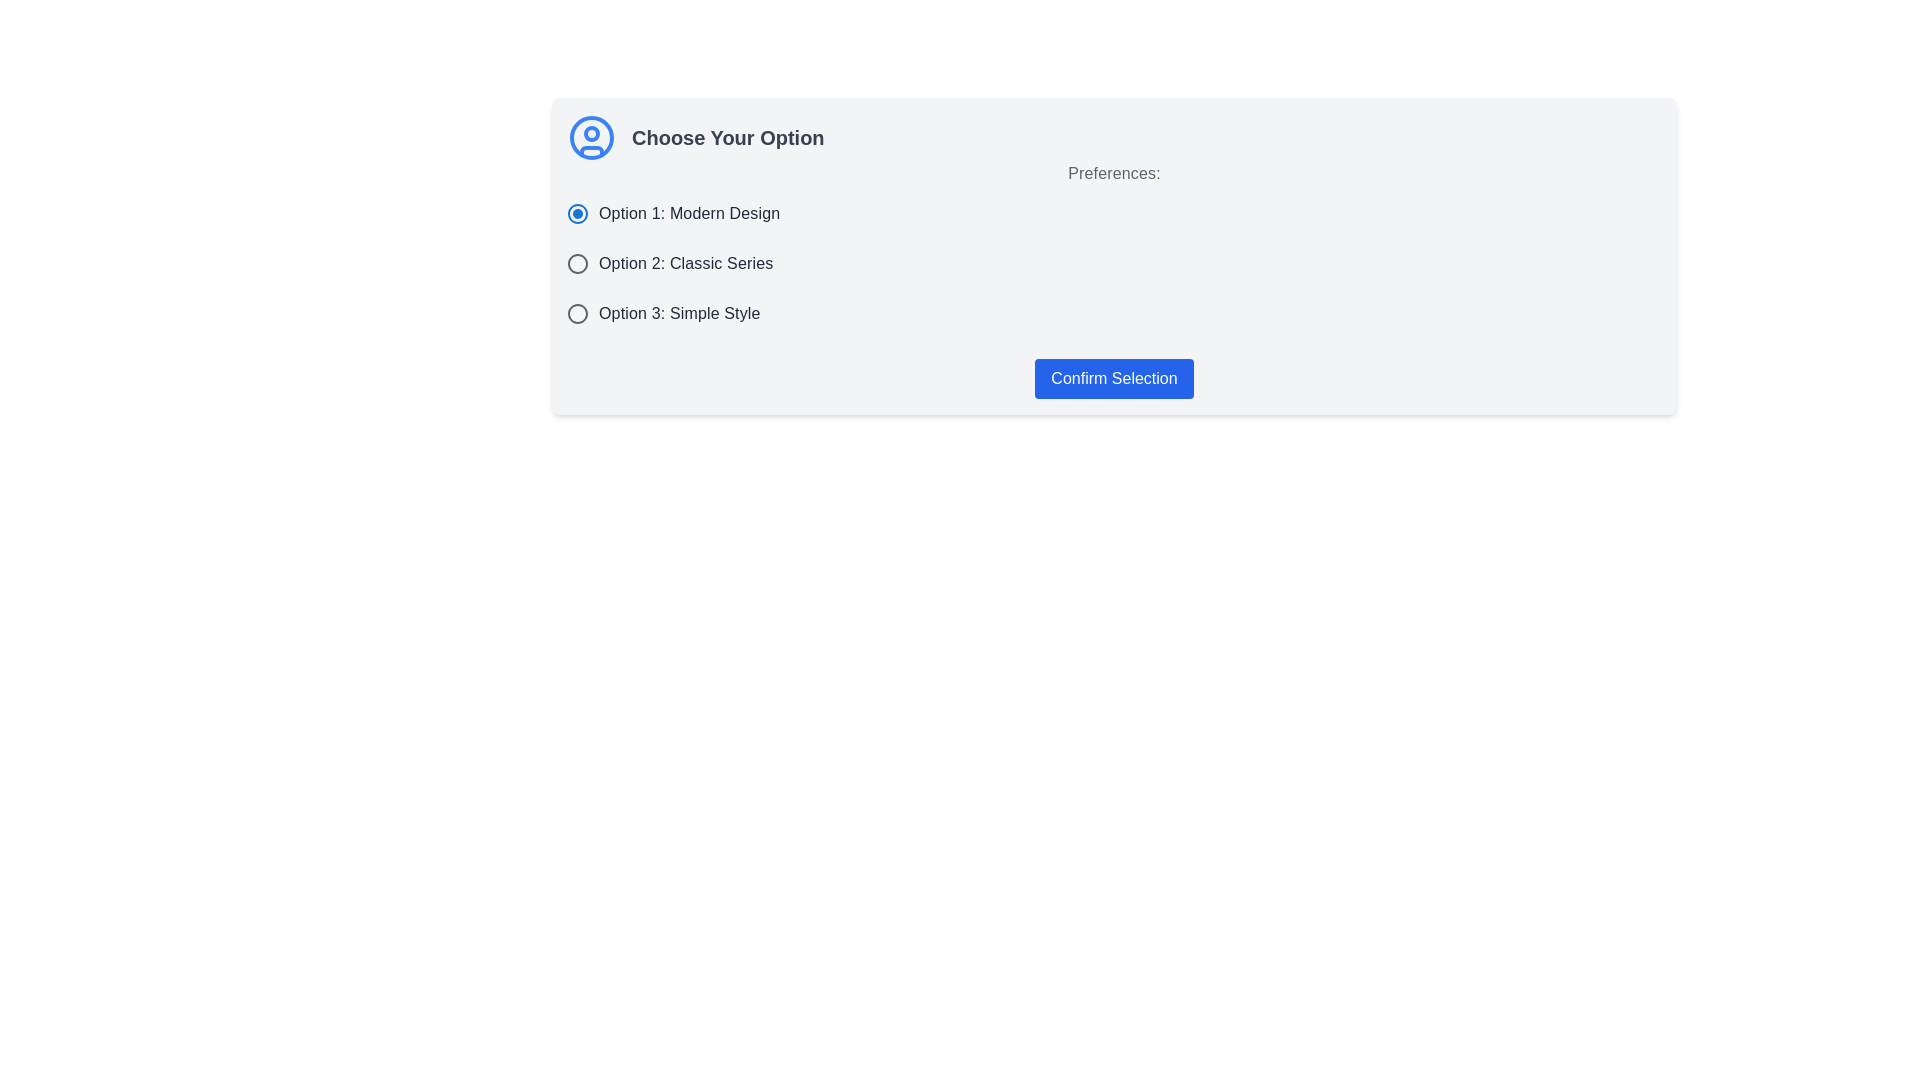 This screenshot has width=1920, height=1080. Describe the element at coordinates (1113, 378) in the screenshot. I see `the blue button labeled 'Confirm Selection' to confirm the selection` at that location.